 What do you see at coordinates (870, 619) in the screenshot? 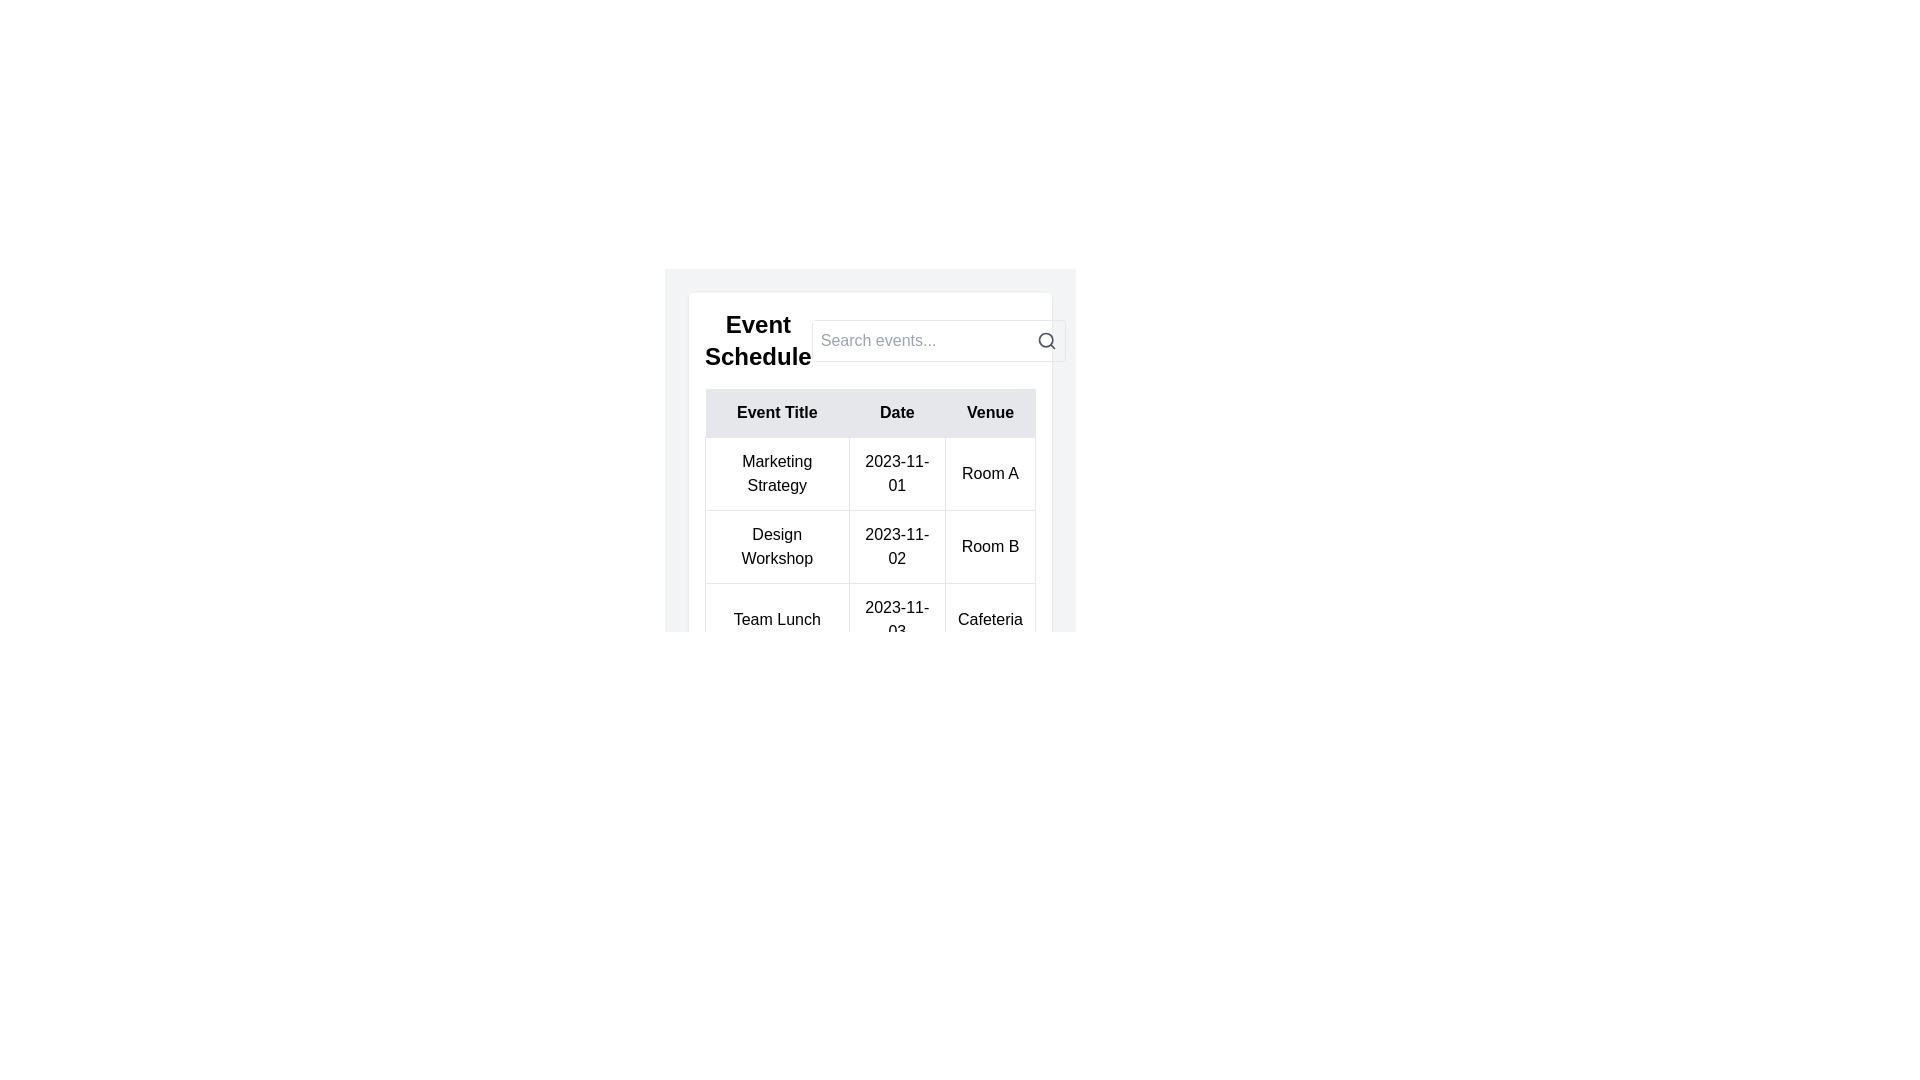
I see `the cell in the third row of the event table that contains the entry for 'Team Lunch'` at bounding box center [870, 619].